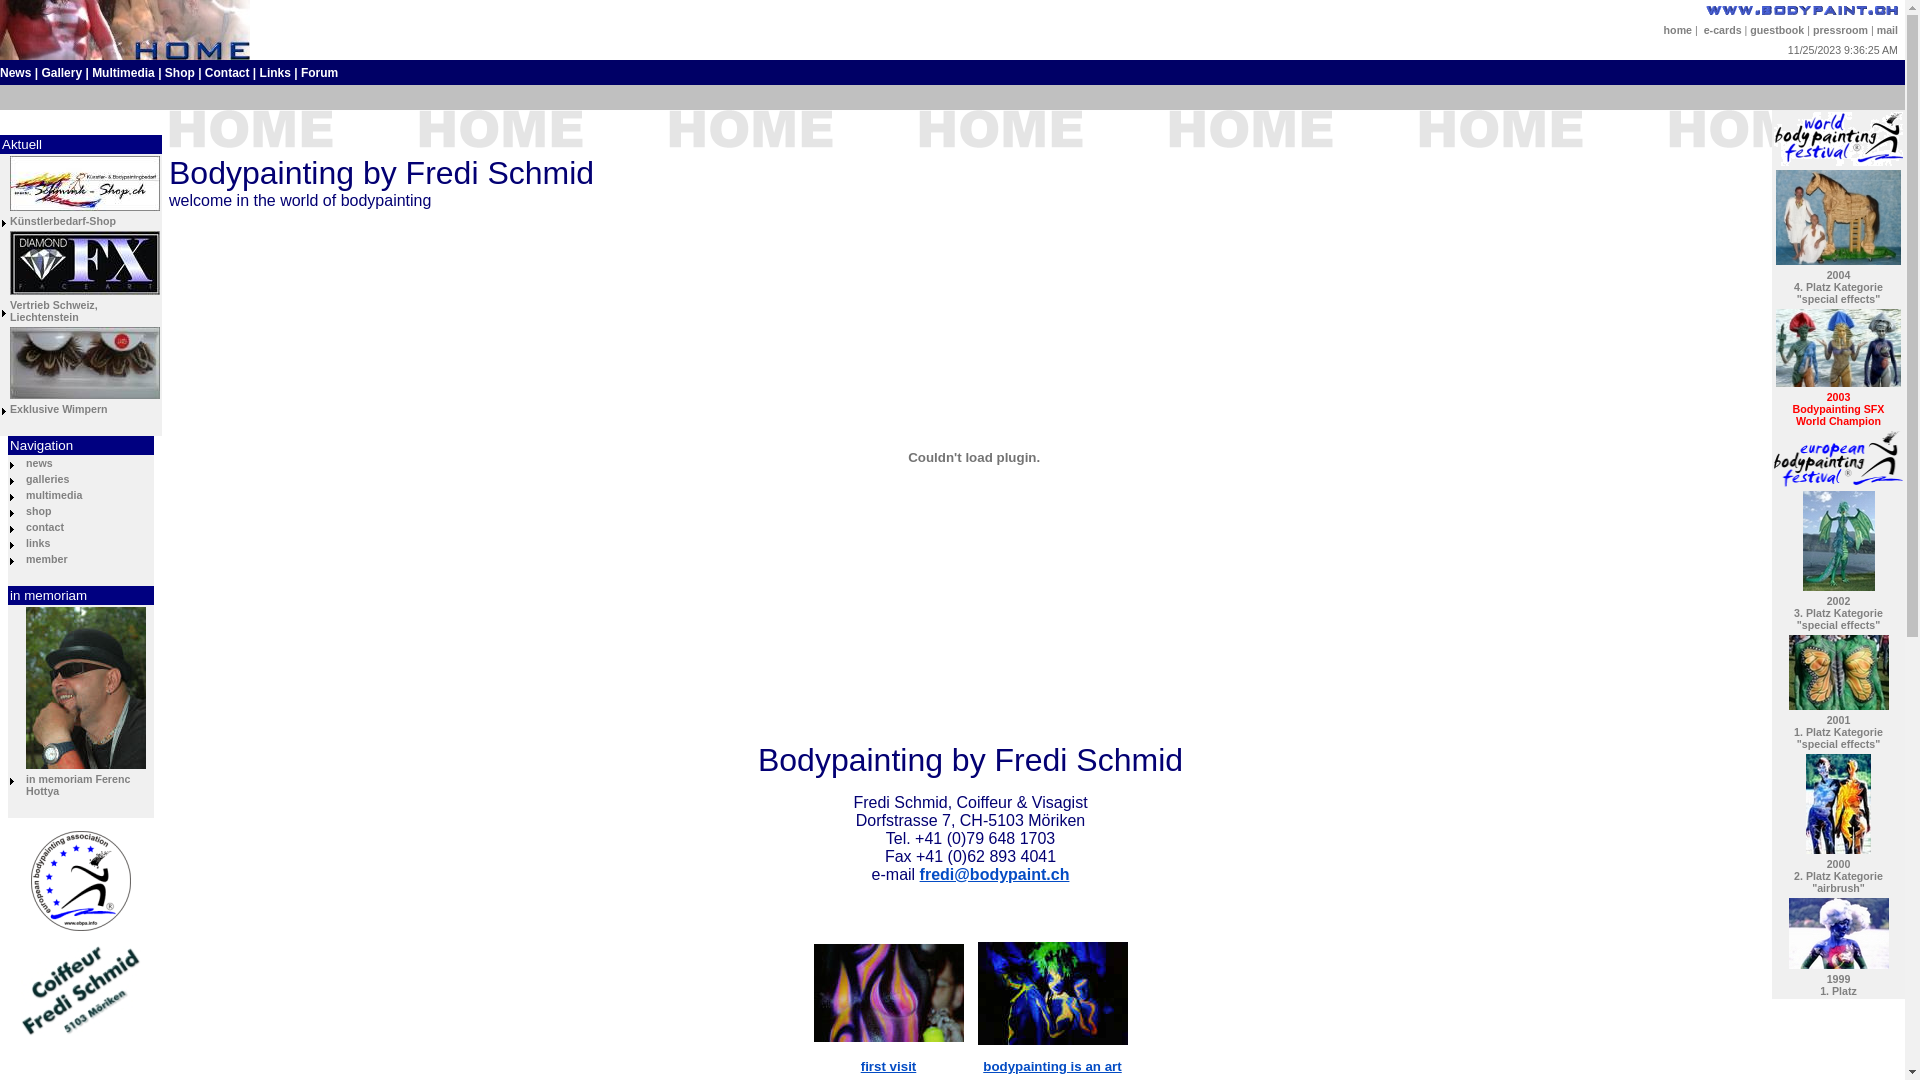 This screenshot has height=1080, width=1920. Describe the element at coordinates (180, 72) in the screenshot. I see `'Shop'` at that location.